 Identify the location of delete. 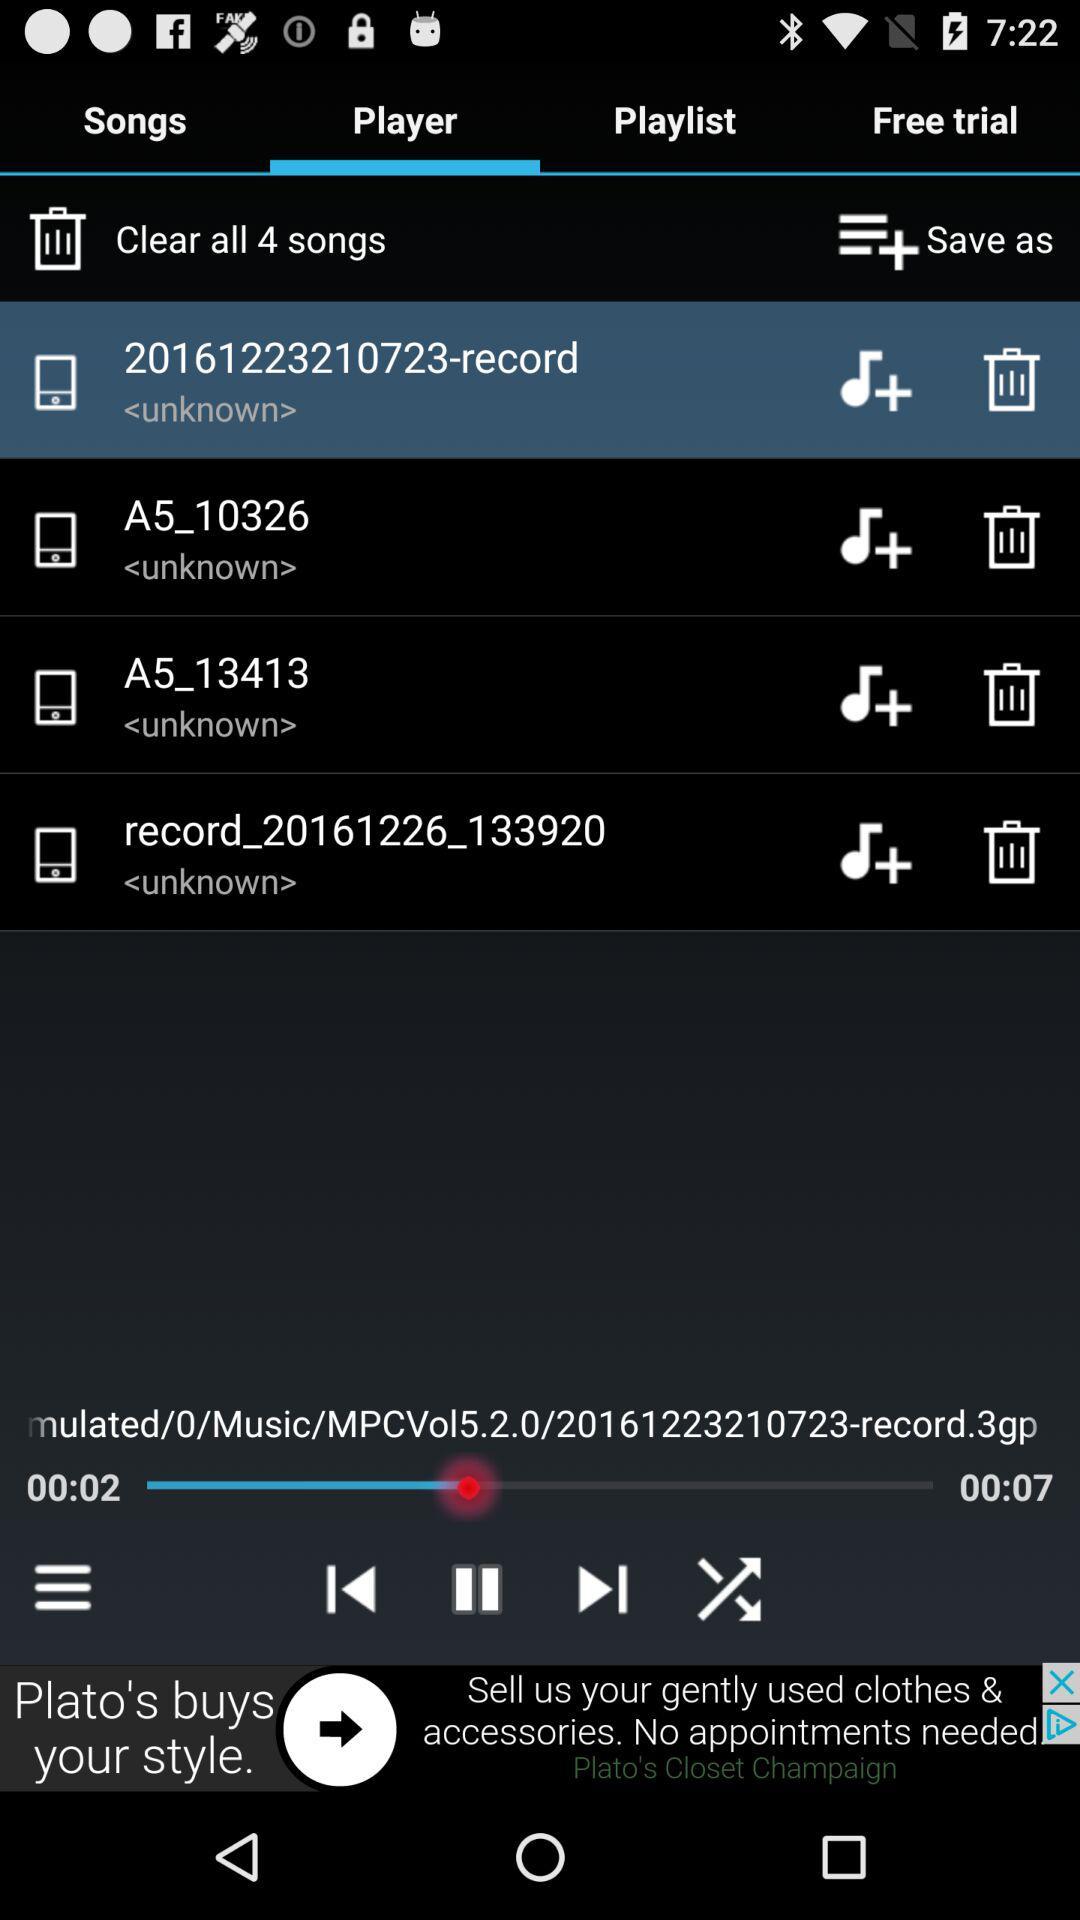
(1017, 379).